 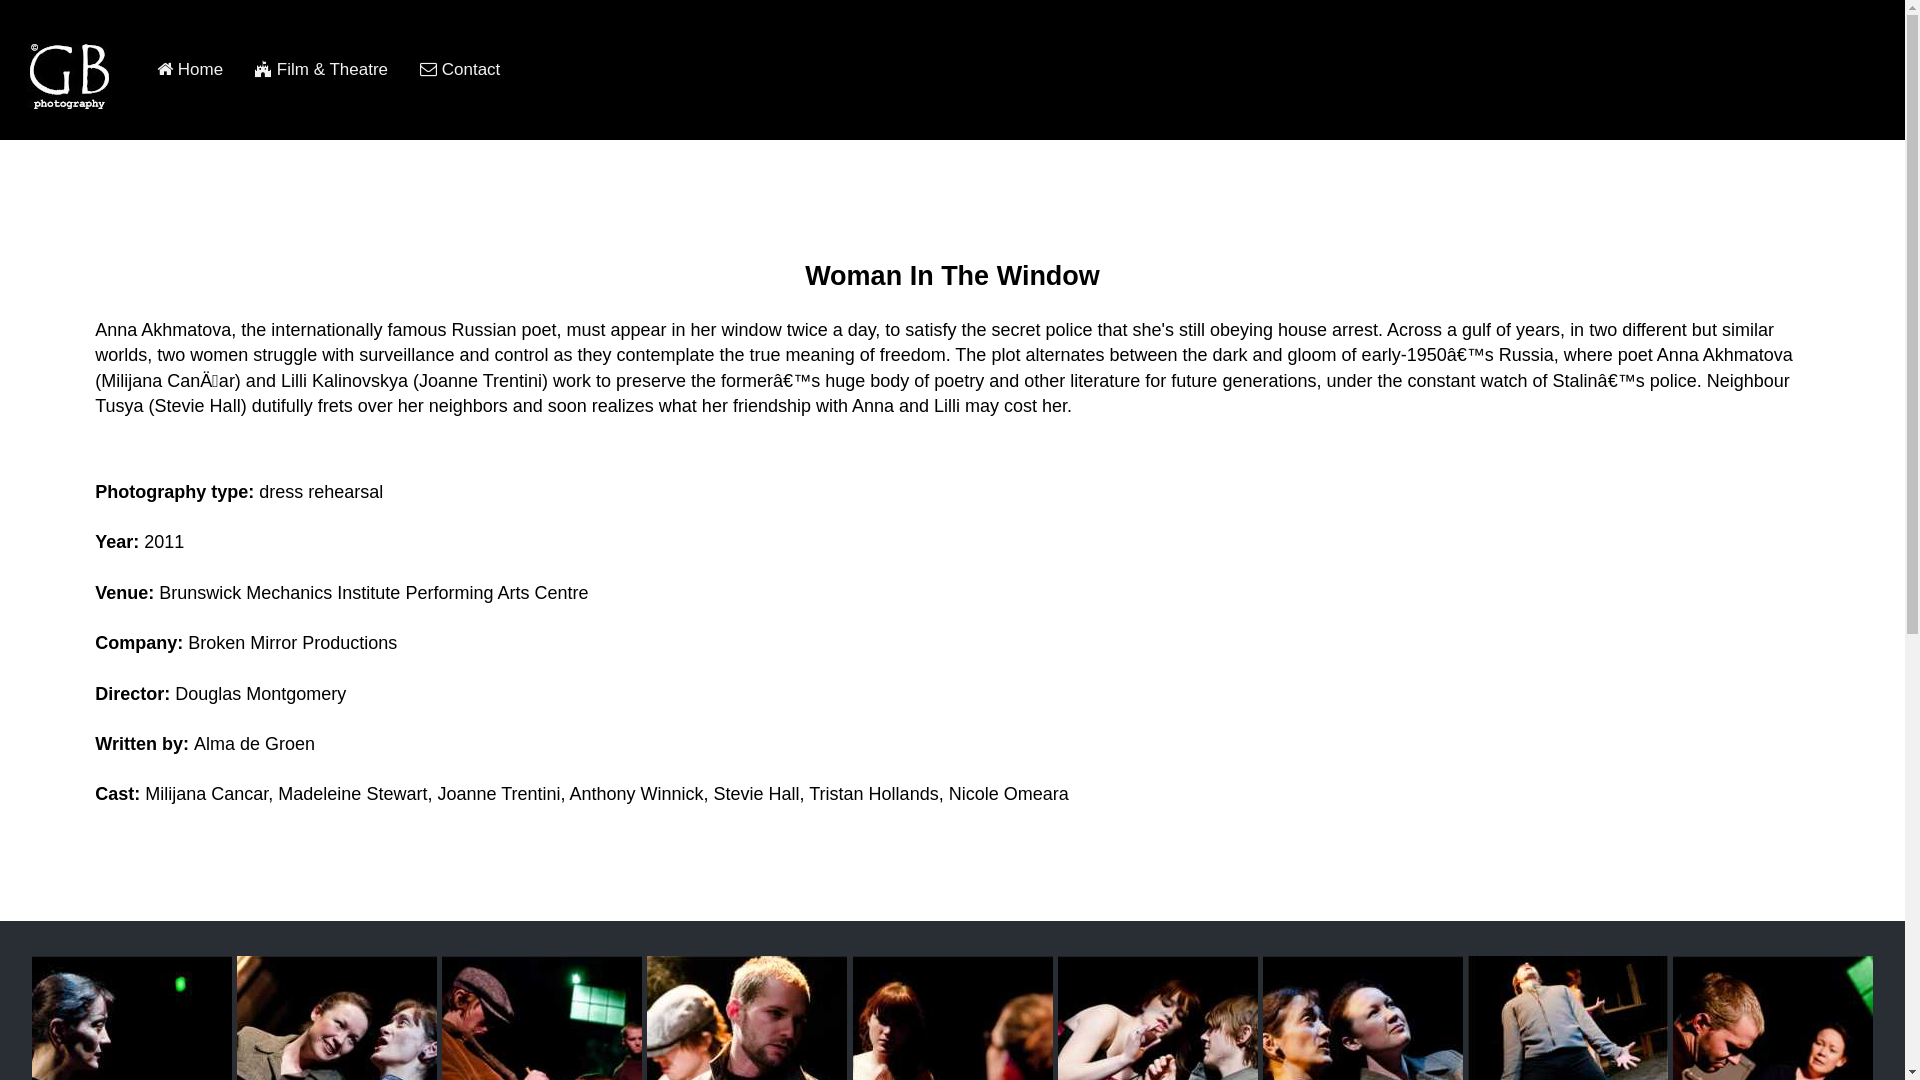 What do you see at coordinates (139, 68) in the screenshot?
I see `'Home'` at bounding box center [139, 68].